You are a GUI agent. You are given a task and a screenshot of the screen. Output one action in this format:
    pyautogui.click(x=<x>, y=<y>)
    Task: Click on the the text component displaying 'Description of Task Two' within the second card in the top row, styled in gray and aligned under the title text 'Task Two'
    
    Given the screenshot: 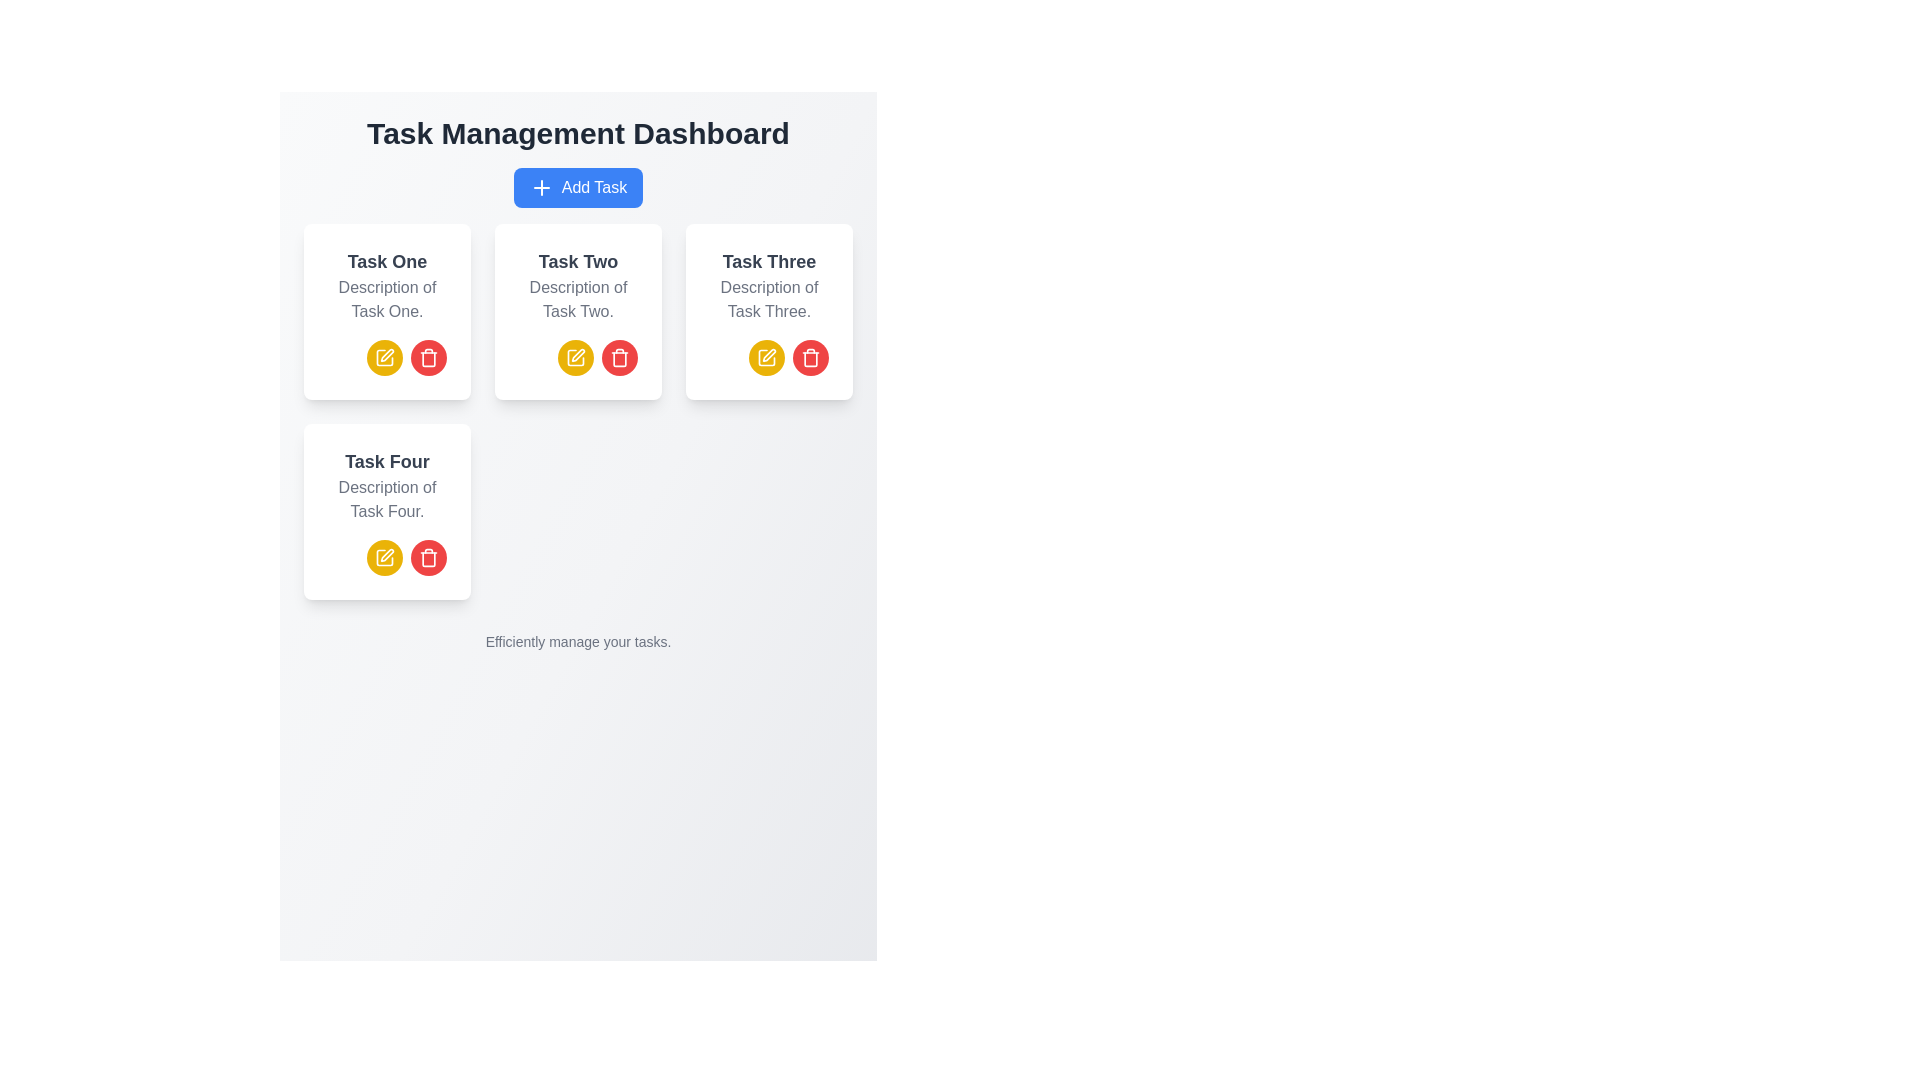 What is the action you would take?
    pyautogui.click(x=577, y=300)
    